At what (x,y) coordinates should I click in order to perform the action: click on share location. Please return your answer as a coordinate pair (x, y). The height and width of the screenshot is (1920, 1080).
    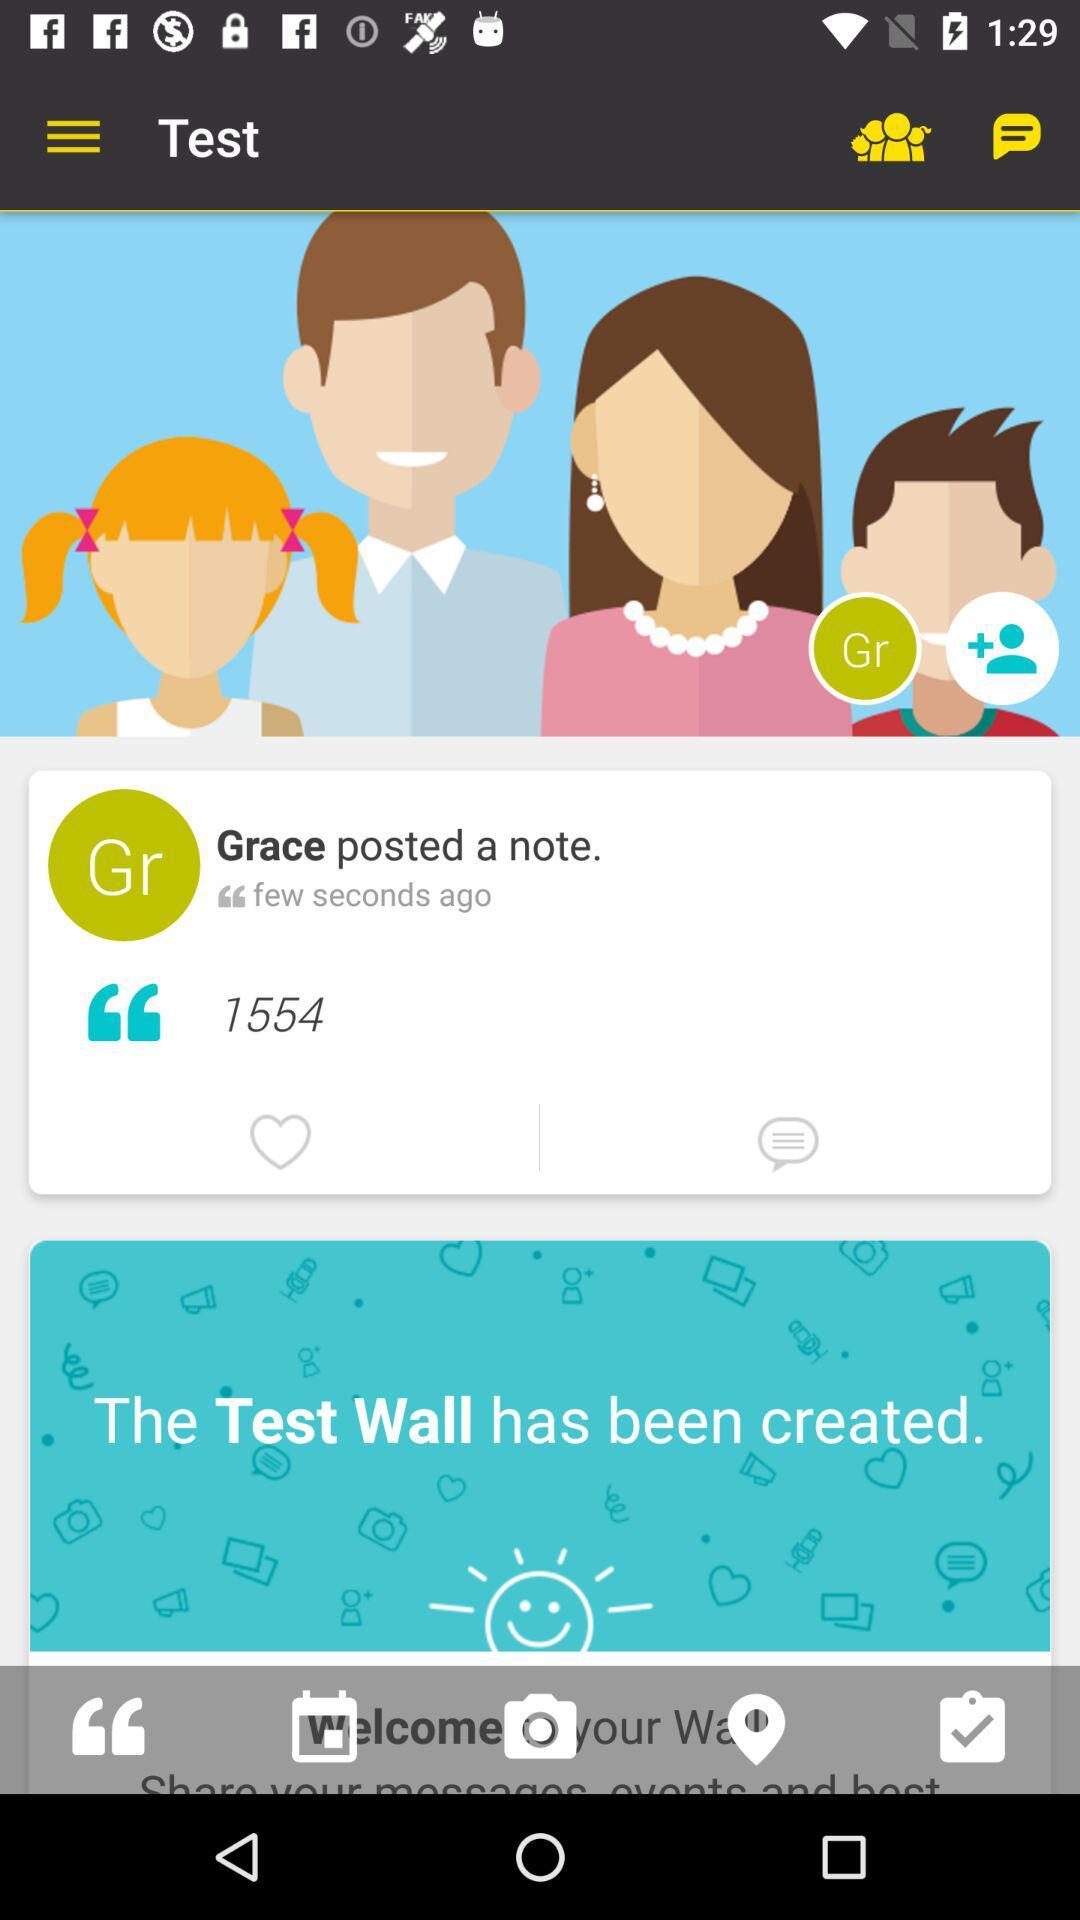
    Looking at the image, I should click on (756, 1728).